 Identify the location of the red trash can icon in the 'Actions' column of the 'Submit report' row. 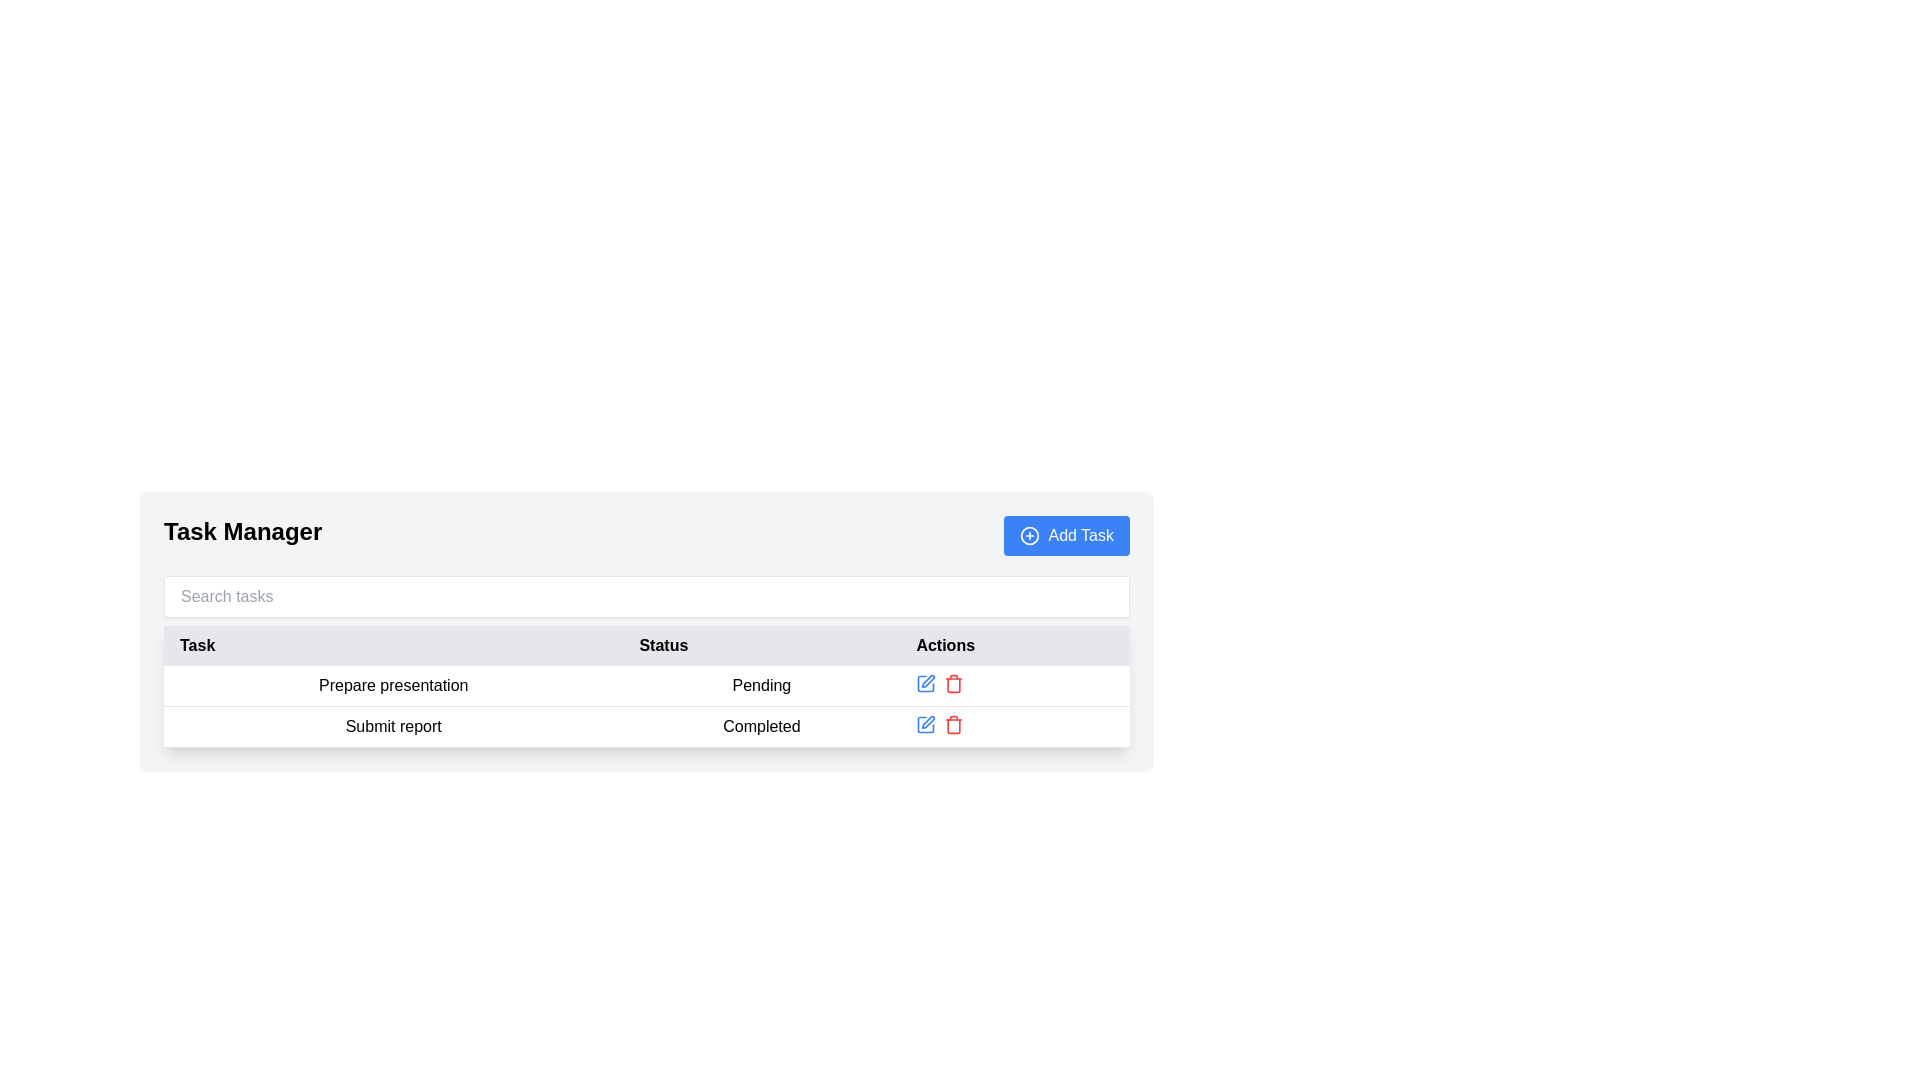
(953, 682).